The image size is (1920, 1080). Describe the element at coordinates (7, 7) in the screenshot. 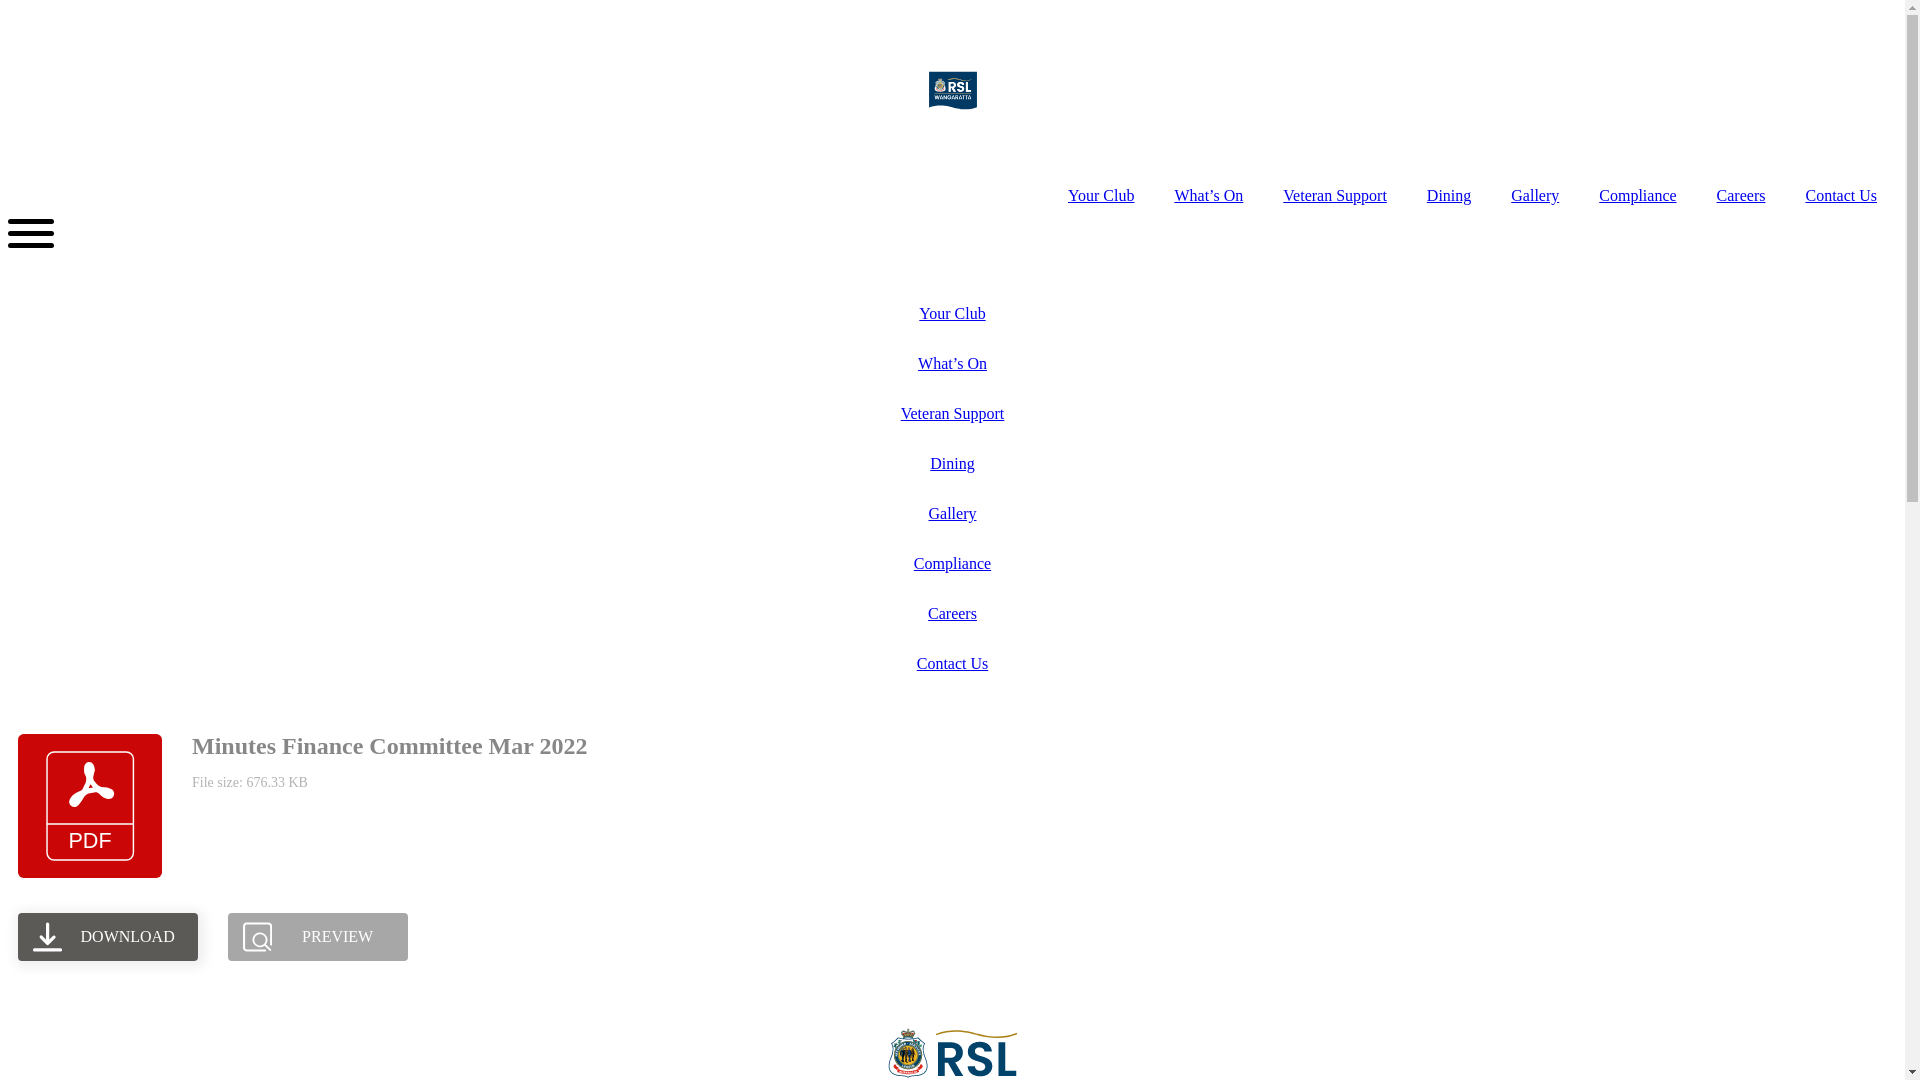

I see `'Skip to content'` at that location.